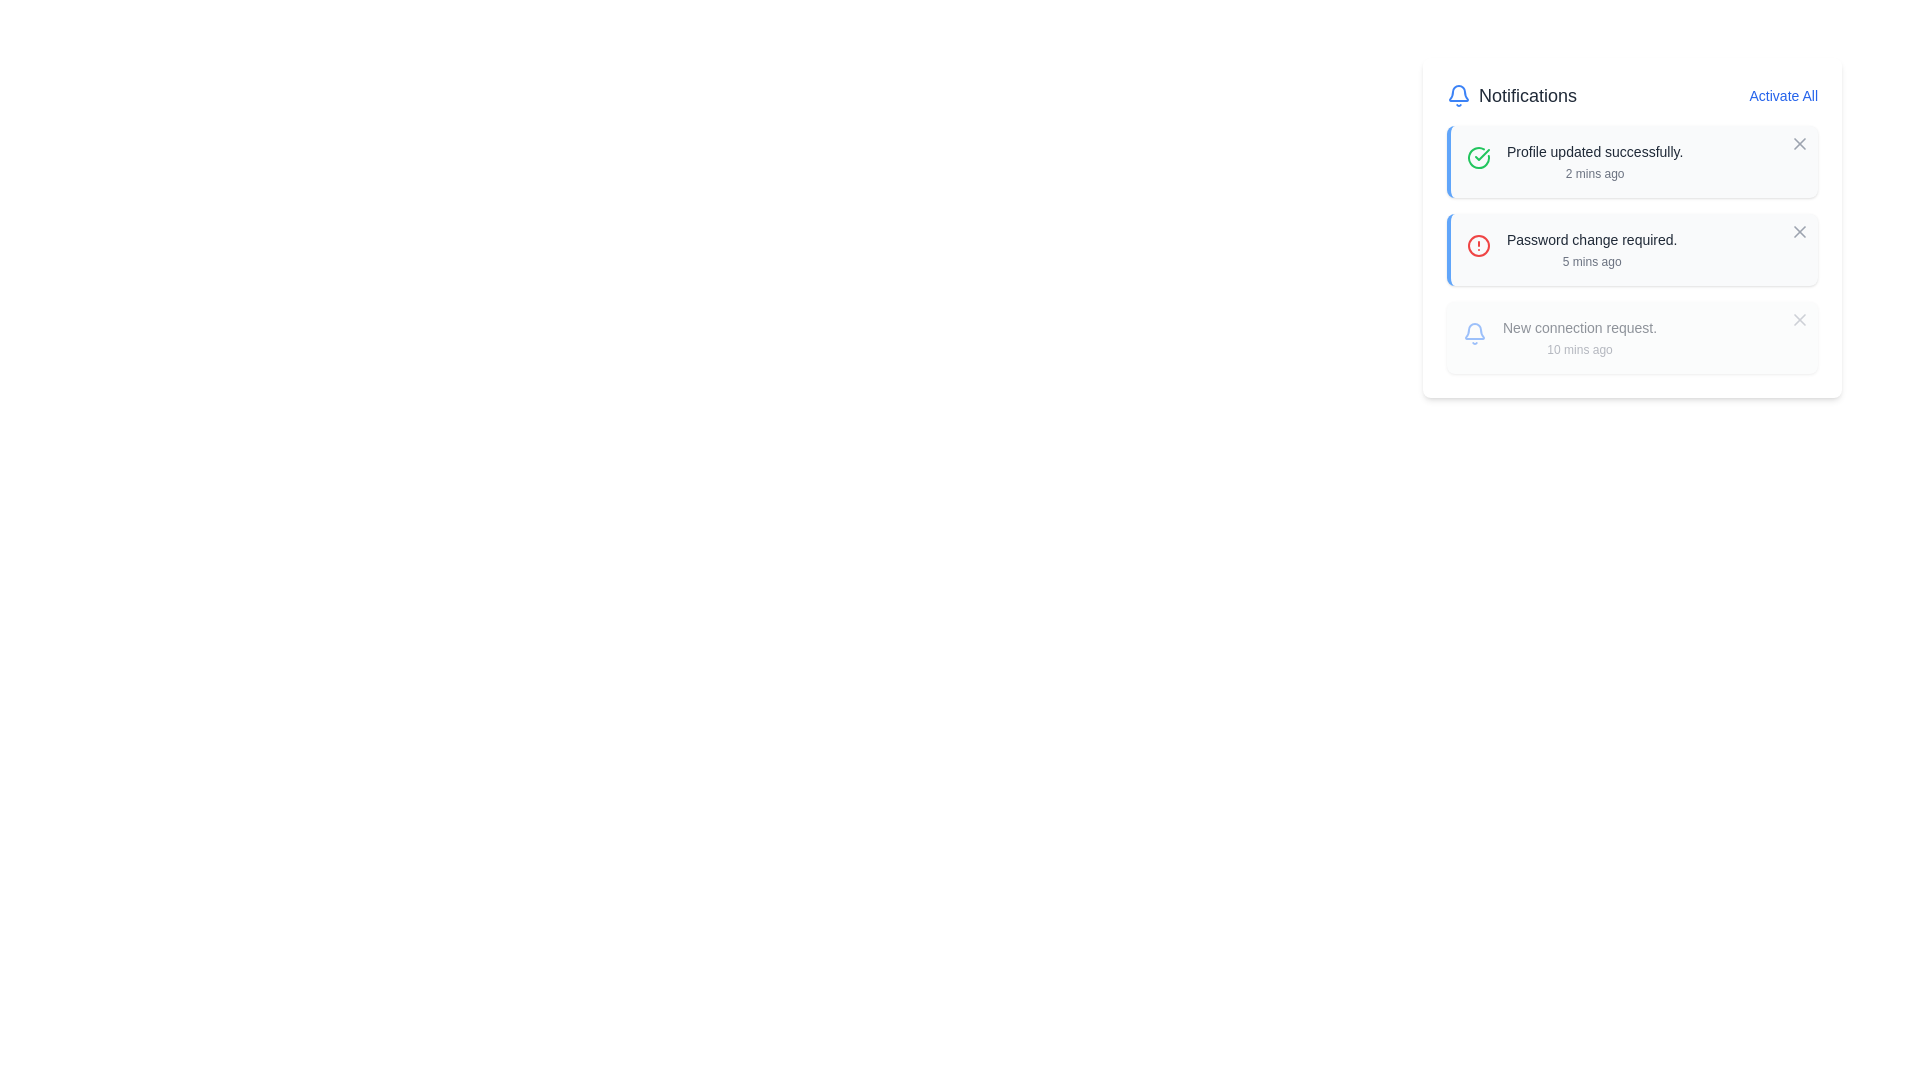 The image size is (1920, 1080). What do you see at coordinates (1578, 337) in the screenshot?
I see `the bottom notification card in the notifications panel that displays a message about a new connection request received 10 minutes ago` at bounding box center [1578, 337].